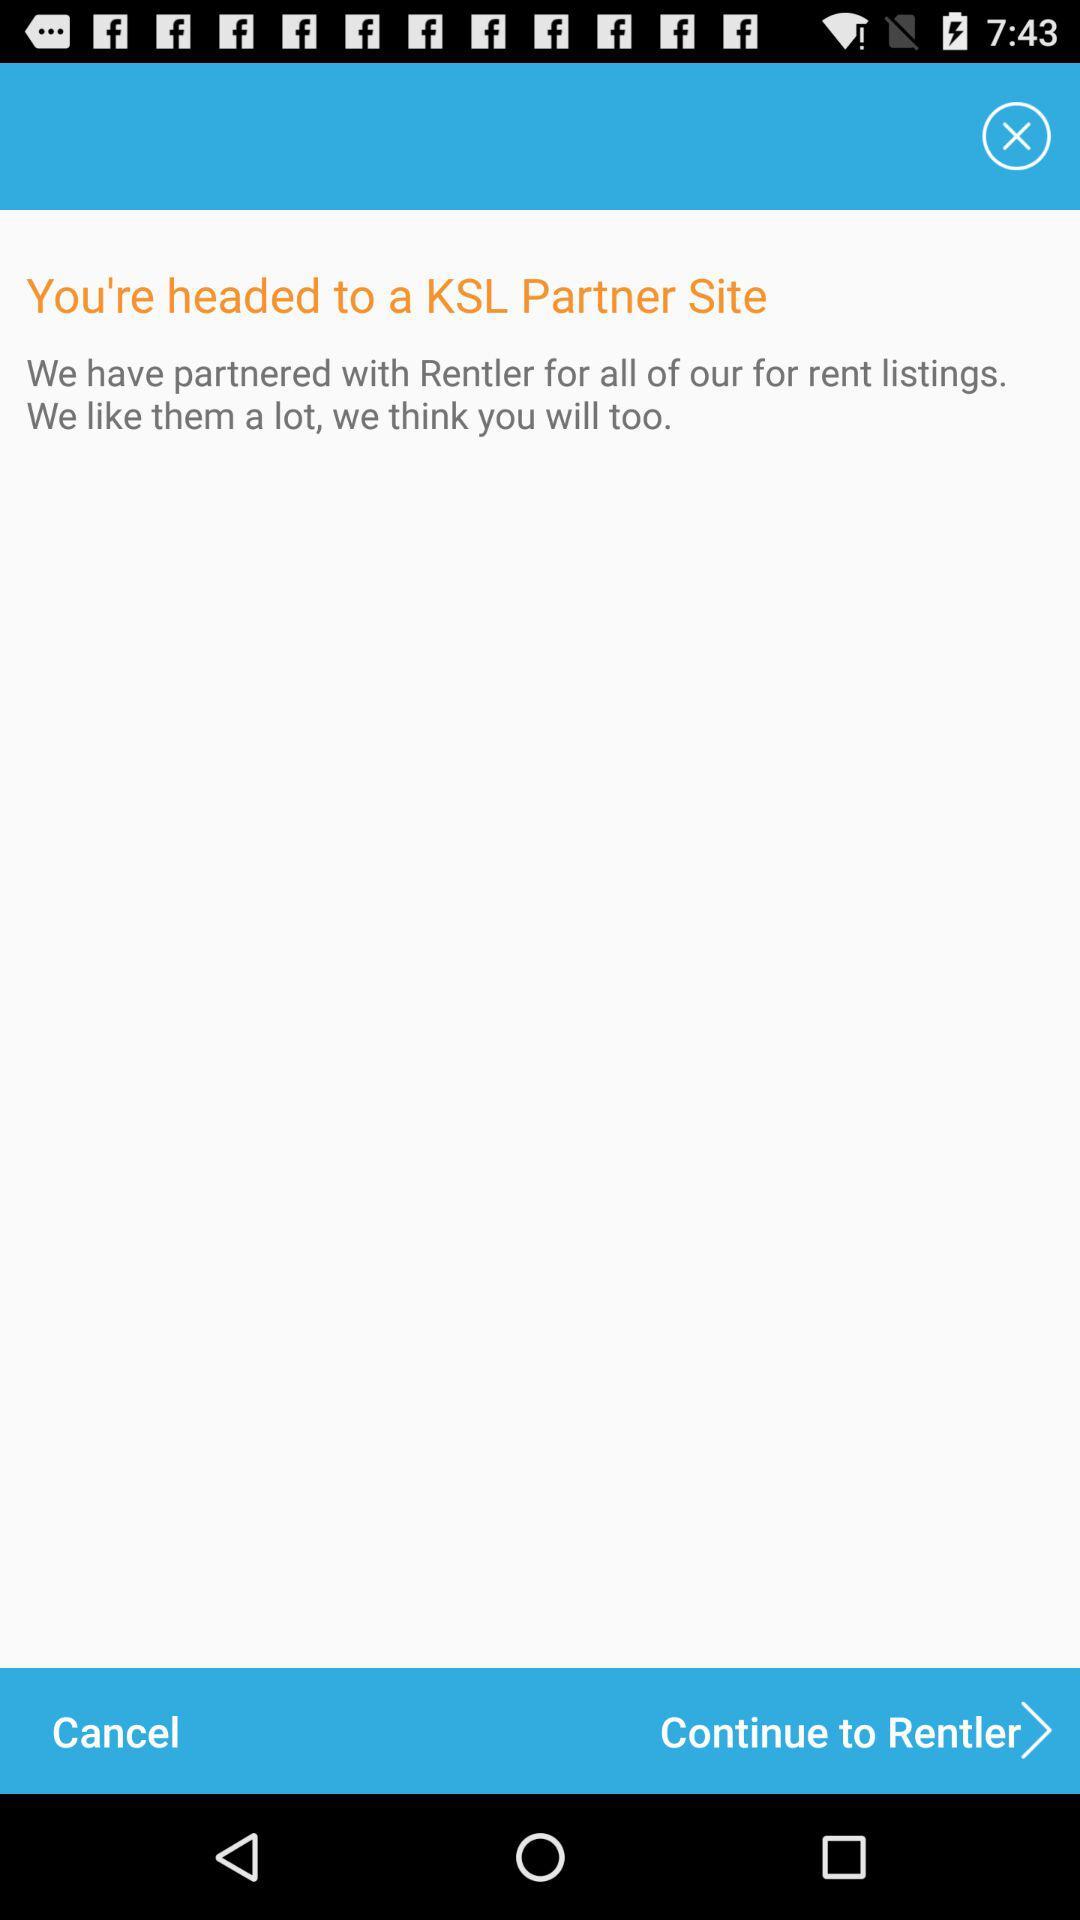 This screenshot has height=1920, width=1080. Describe the element at coordinates (115, 1730) in the screenshot. I see `the item at the bottom left corner` at that location.